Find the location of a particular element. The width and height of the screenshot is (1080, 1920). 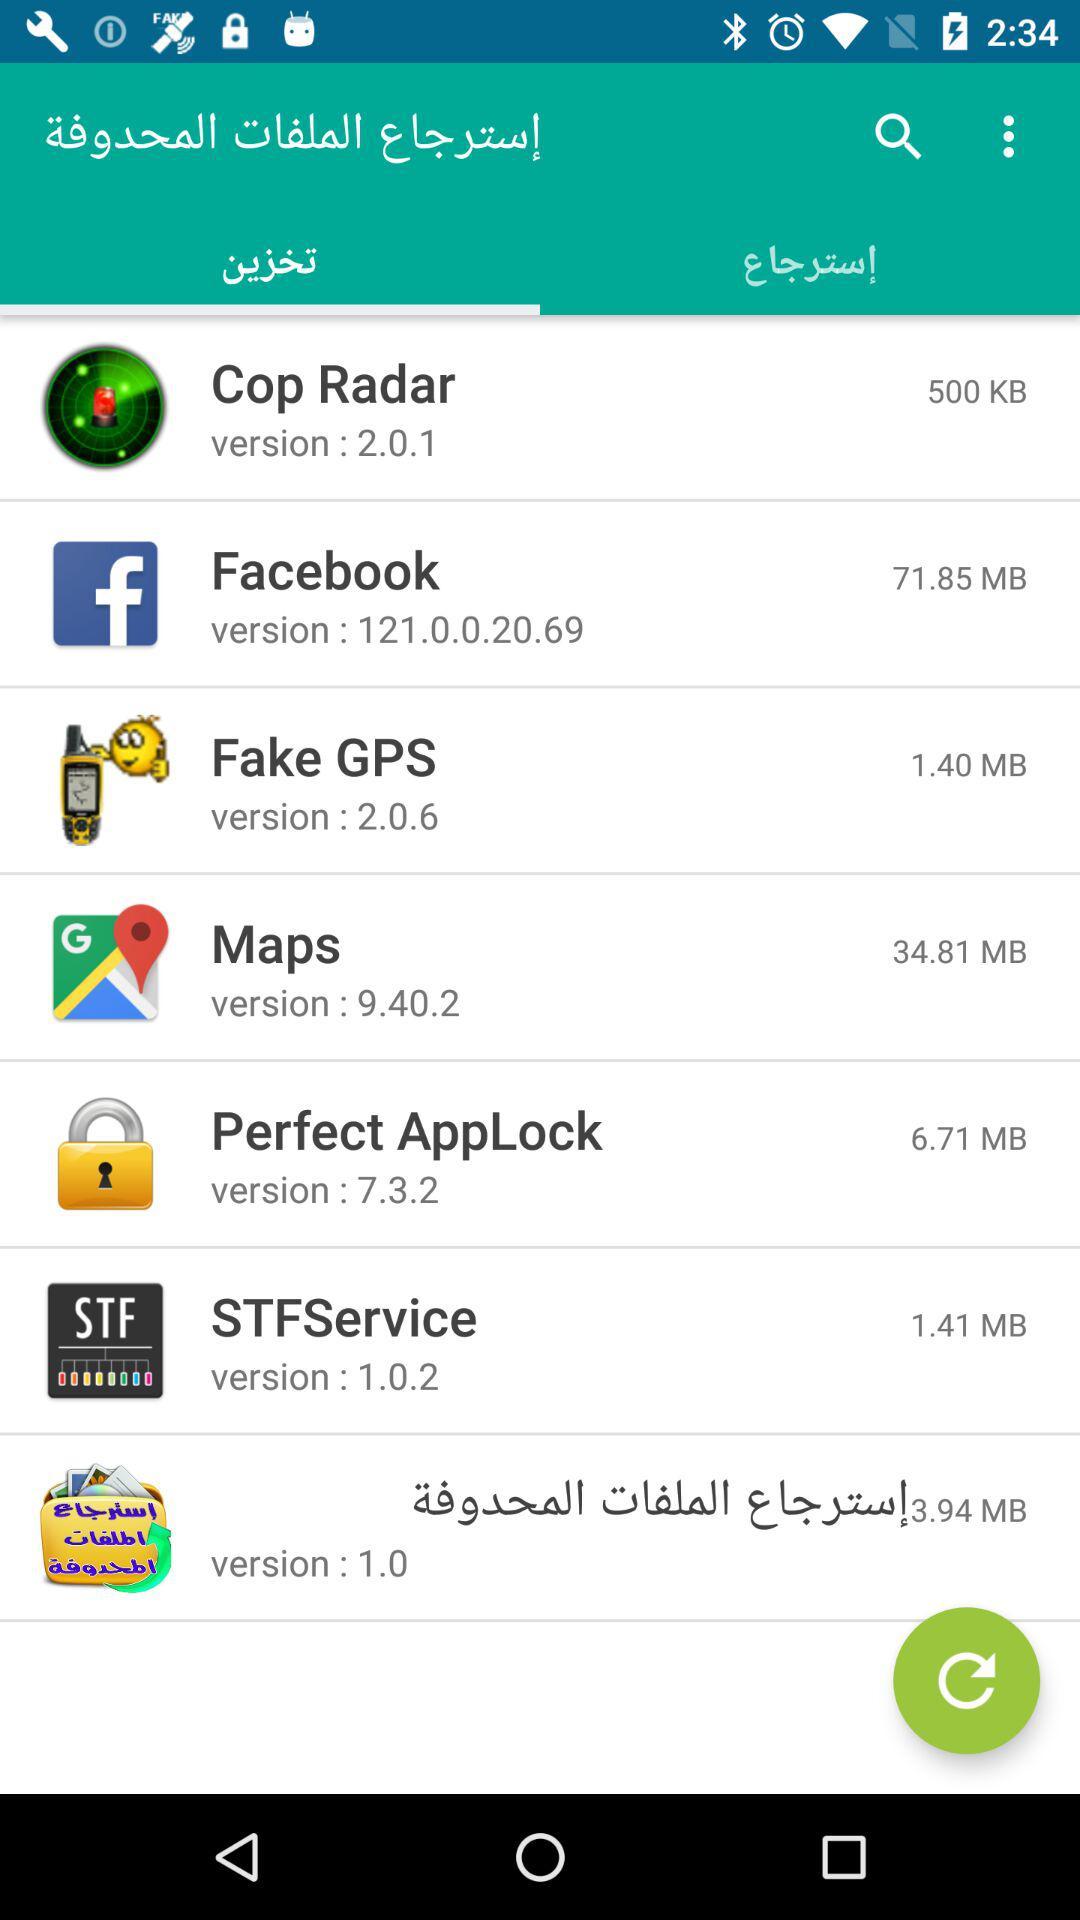

icon next to the 71.85 mb is located at coordinates (551, 567).